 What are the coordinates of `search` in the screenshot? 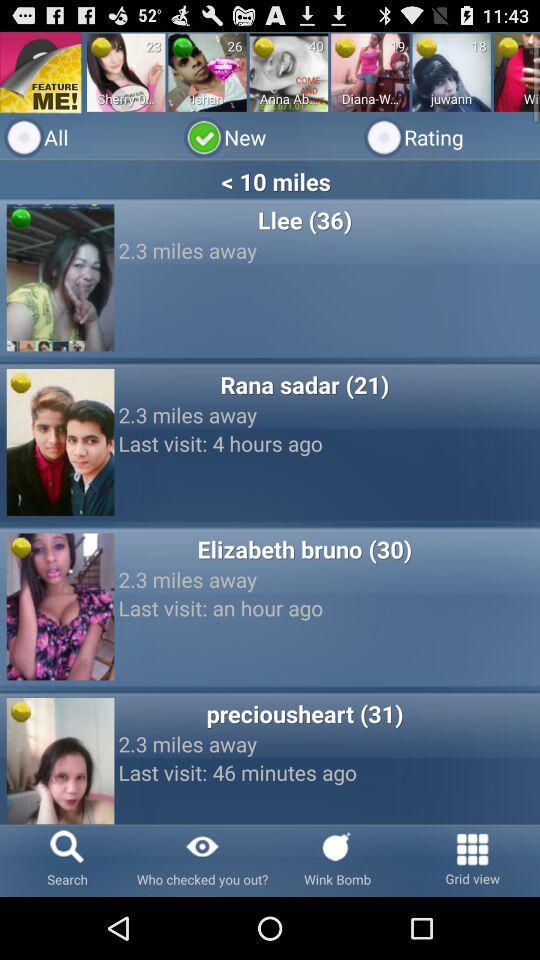 It's located at (67, 859).